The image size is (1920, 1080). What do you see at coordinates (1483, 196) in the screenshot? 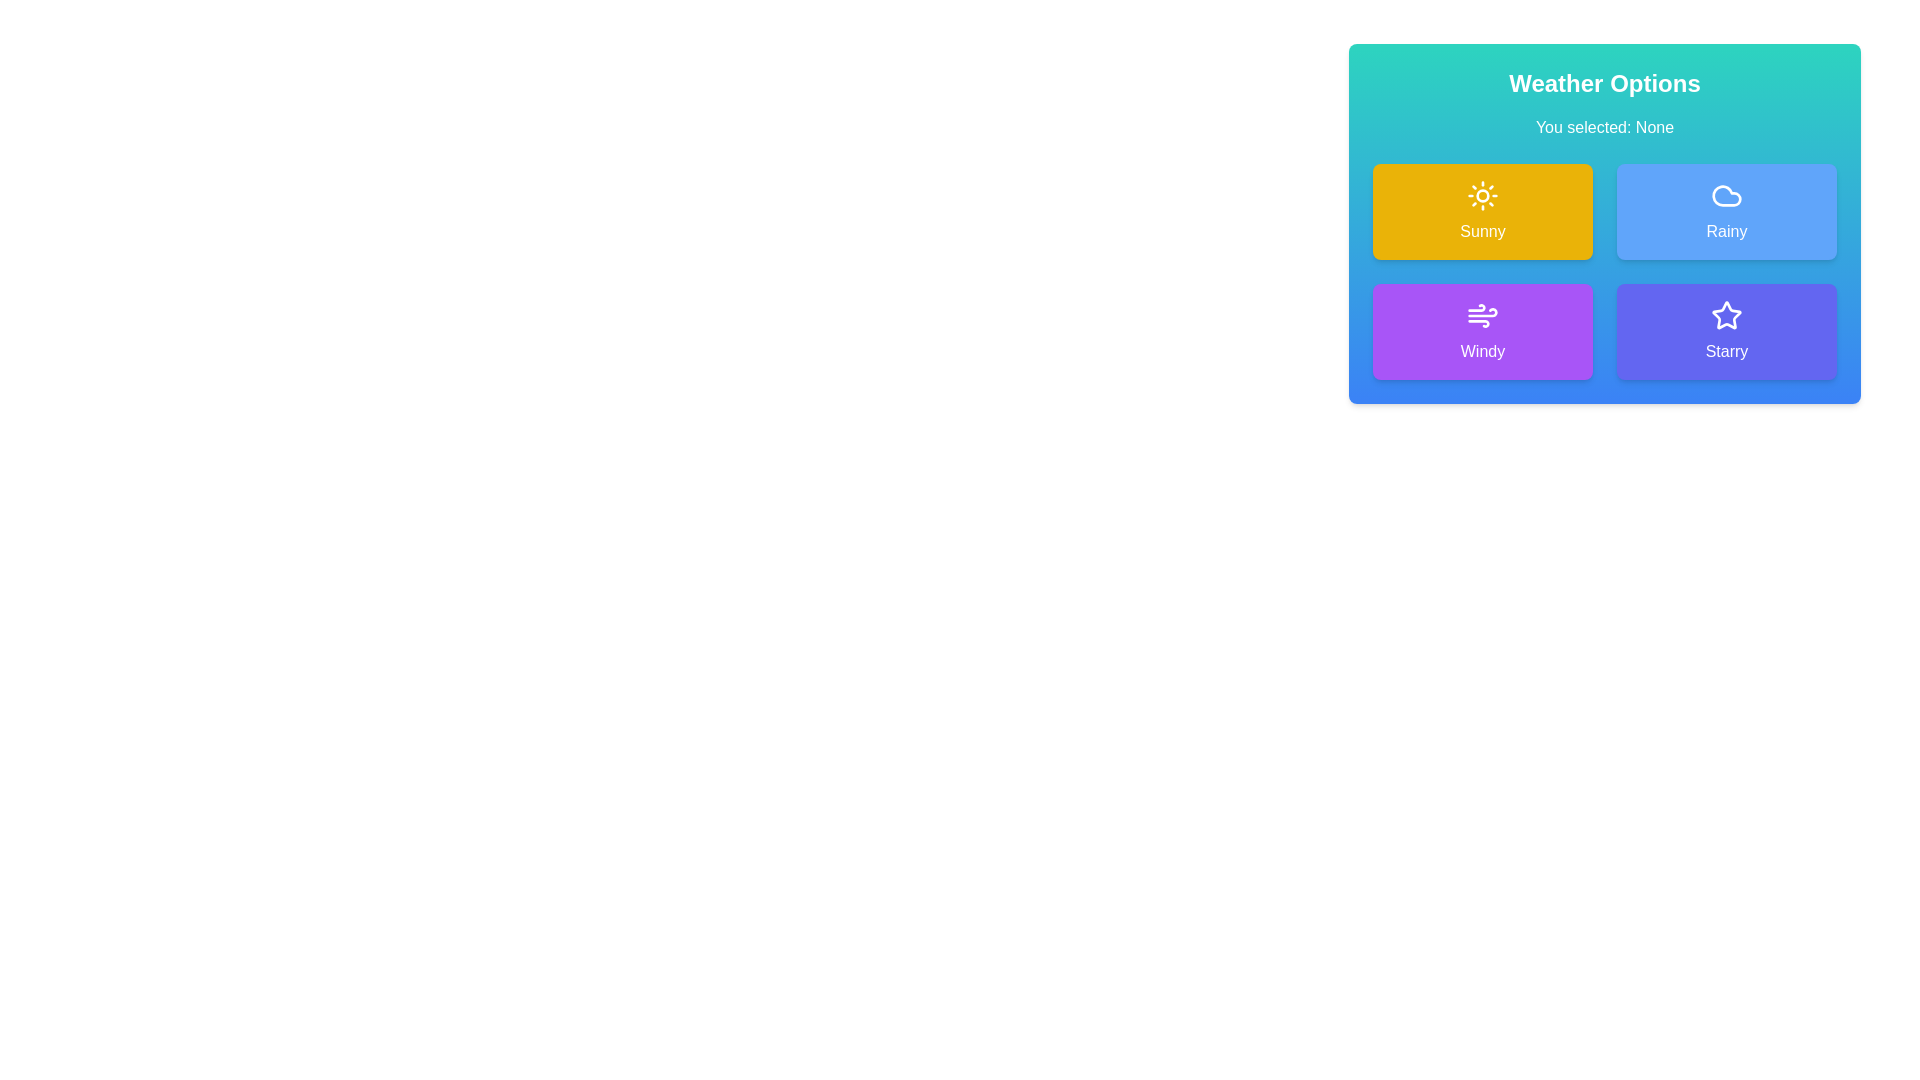
I see `the sun icon, which is styled with a circular center and rays, located within the yellow button labeled 'Sunny' in the top-left quadrant of the Weather Options grid` at bounding box center [1483, 196].